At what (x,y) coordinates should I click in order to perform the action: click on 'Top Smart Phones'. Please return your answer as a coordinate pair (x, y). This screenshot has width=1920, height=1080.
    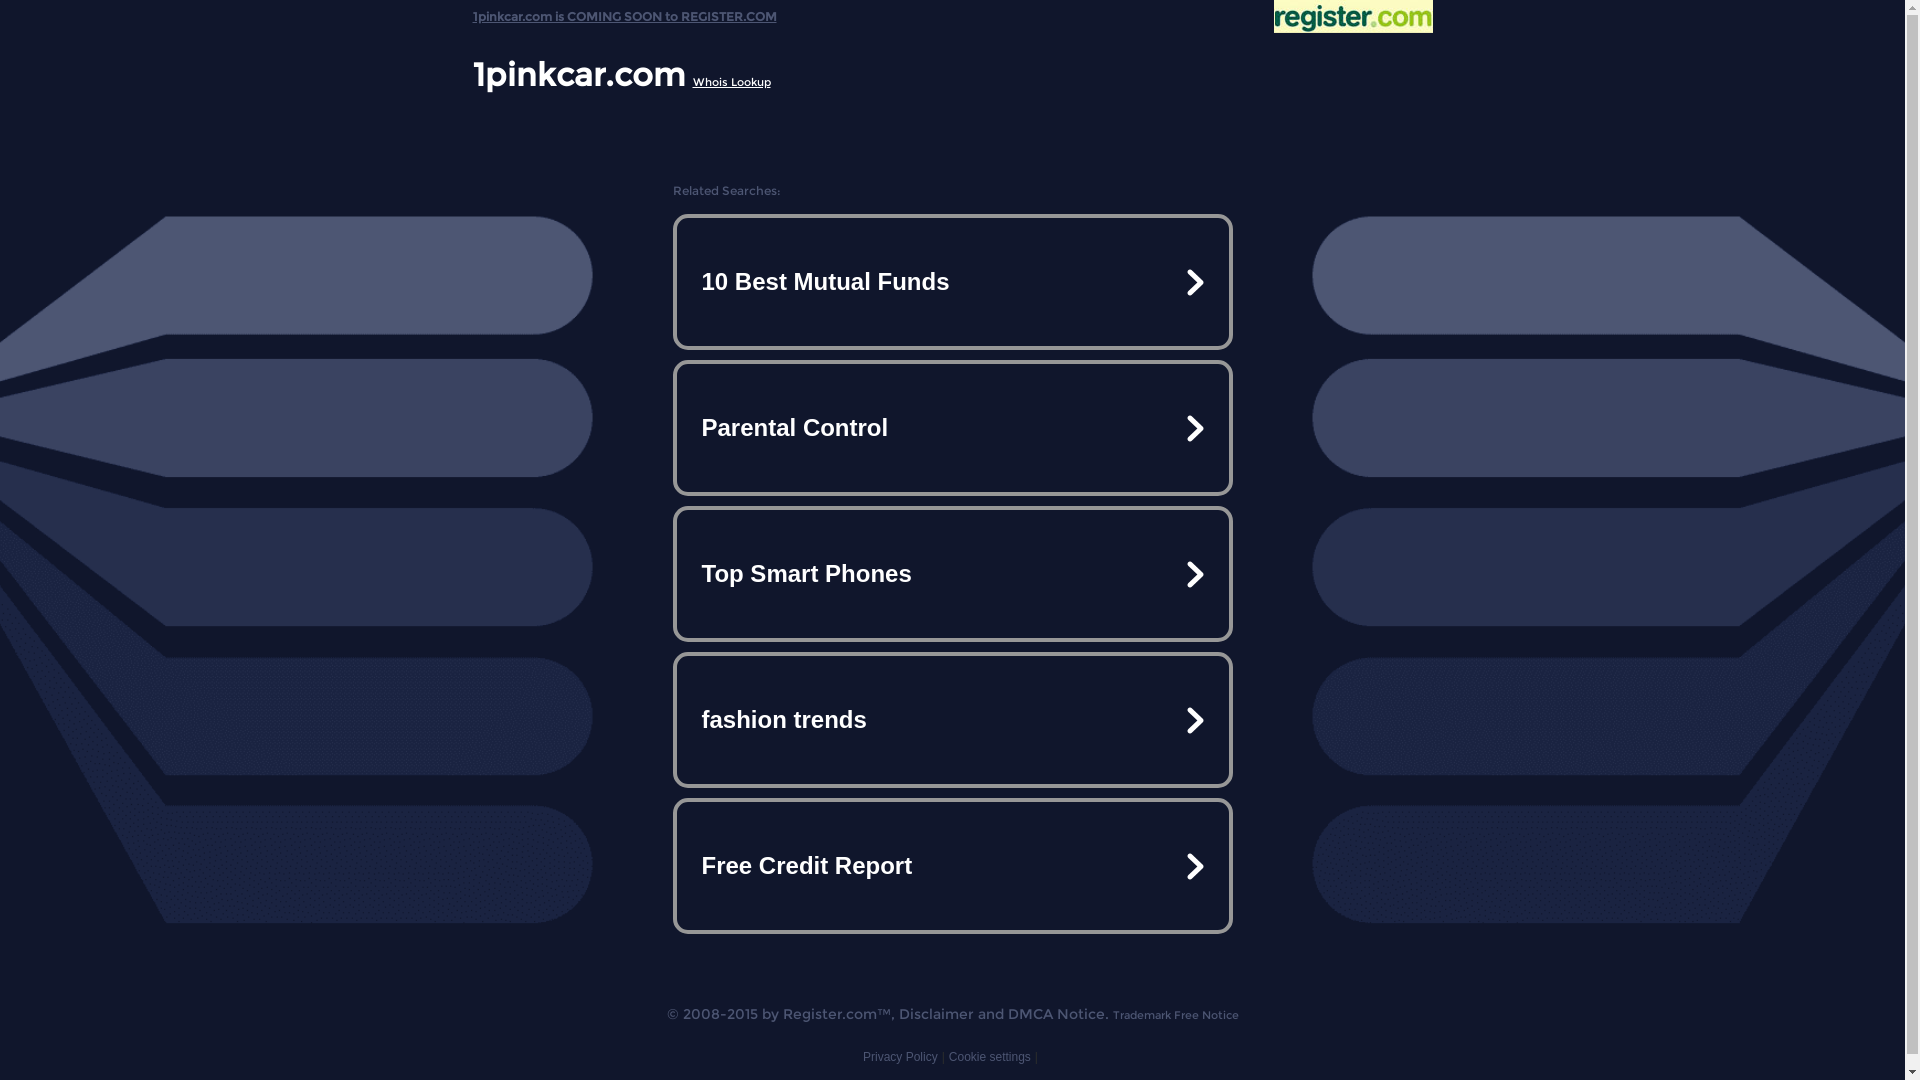
    Looking at the image, I should click on (950, 574).